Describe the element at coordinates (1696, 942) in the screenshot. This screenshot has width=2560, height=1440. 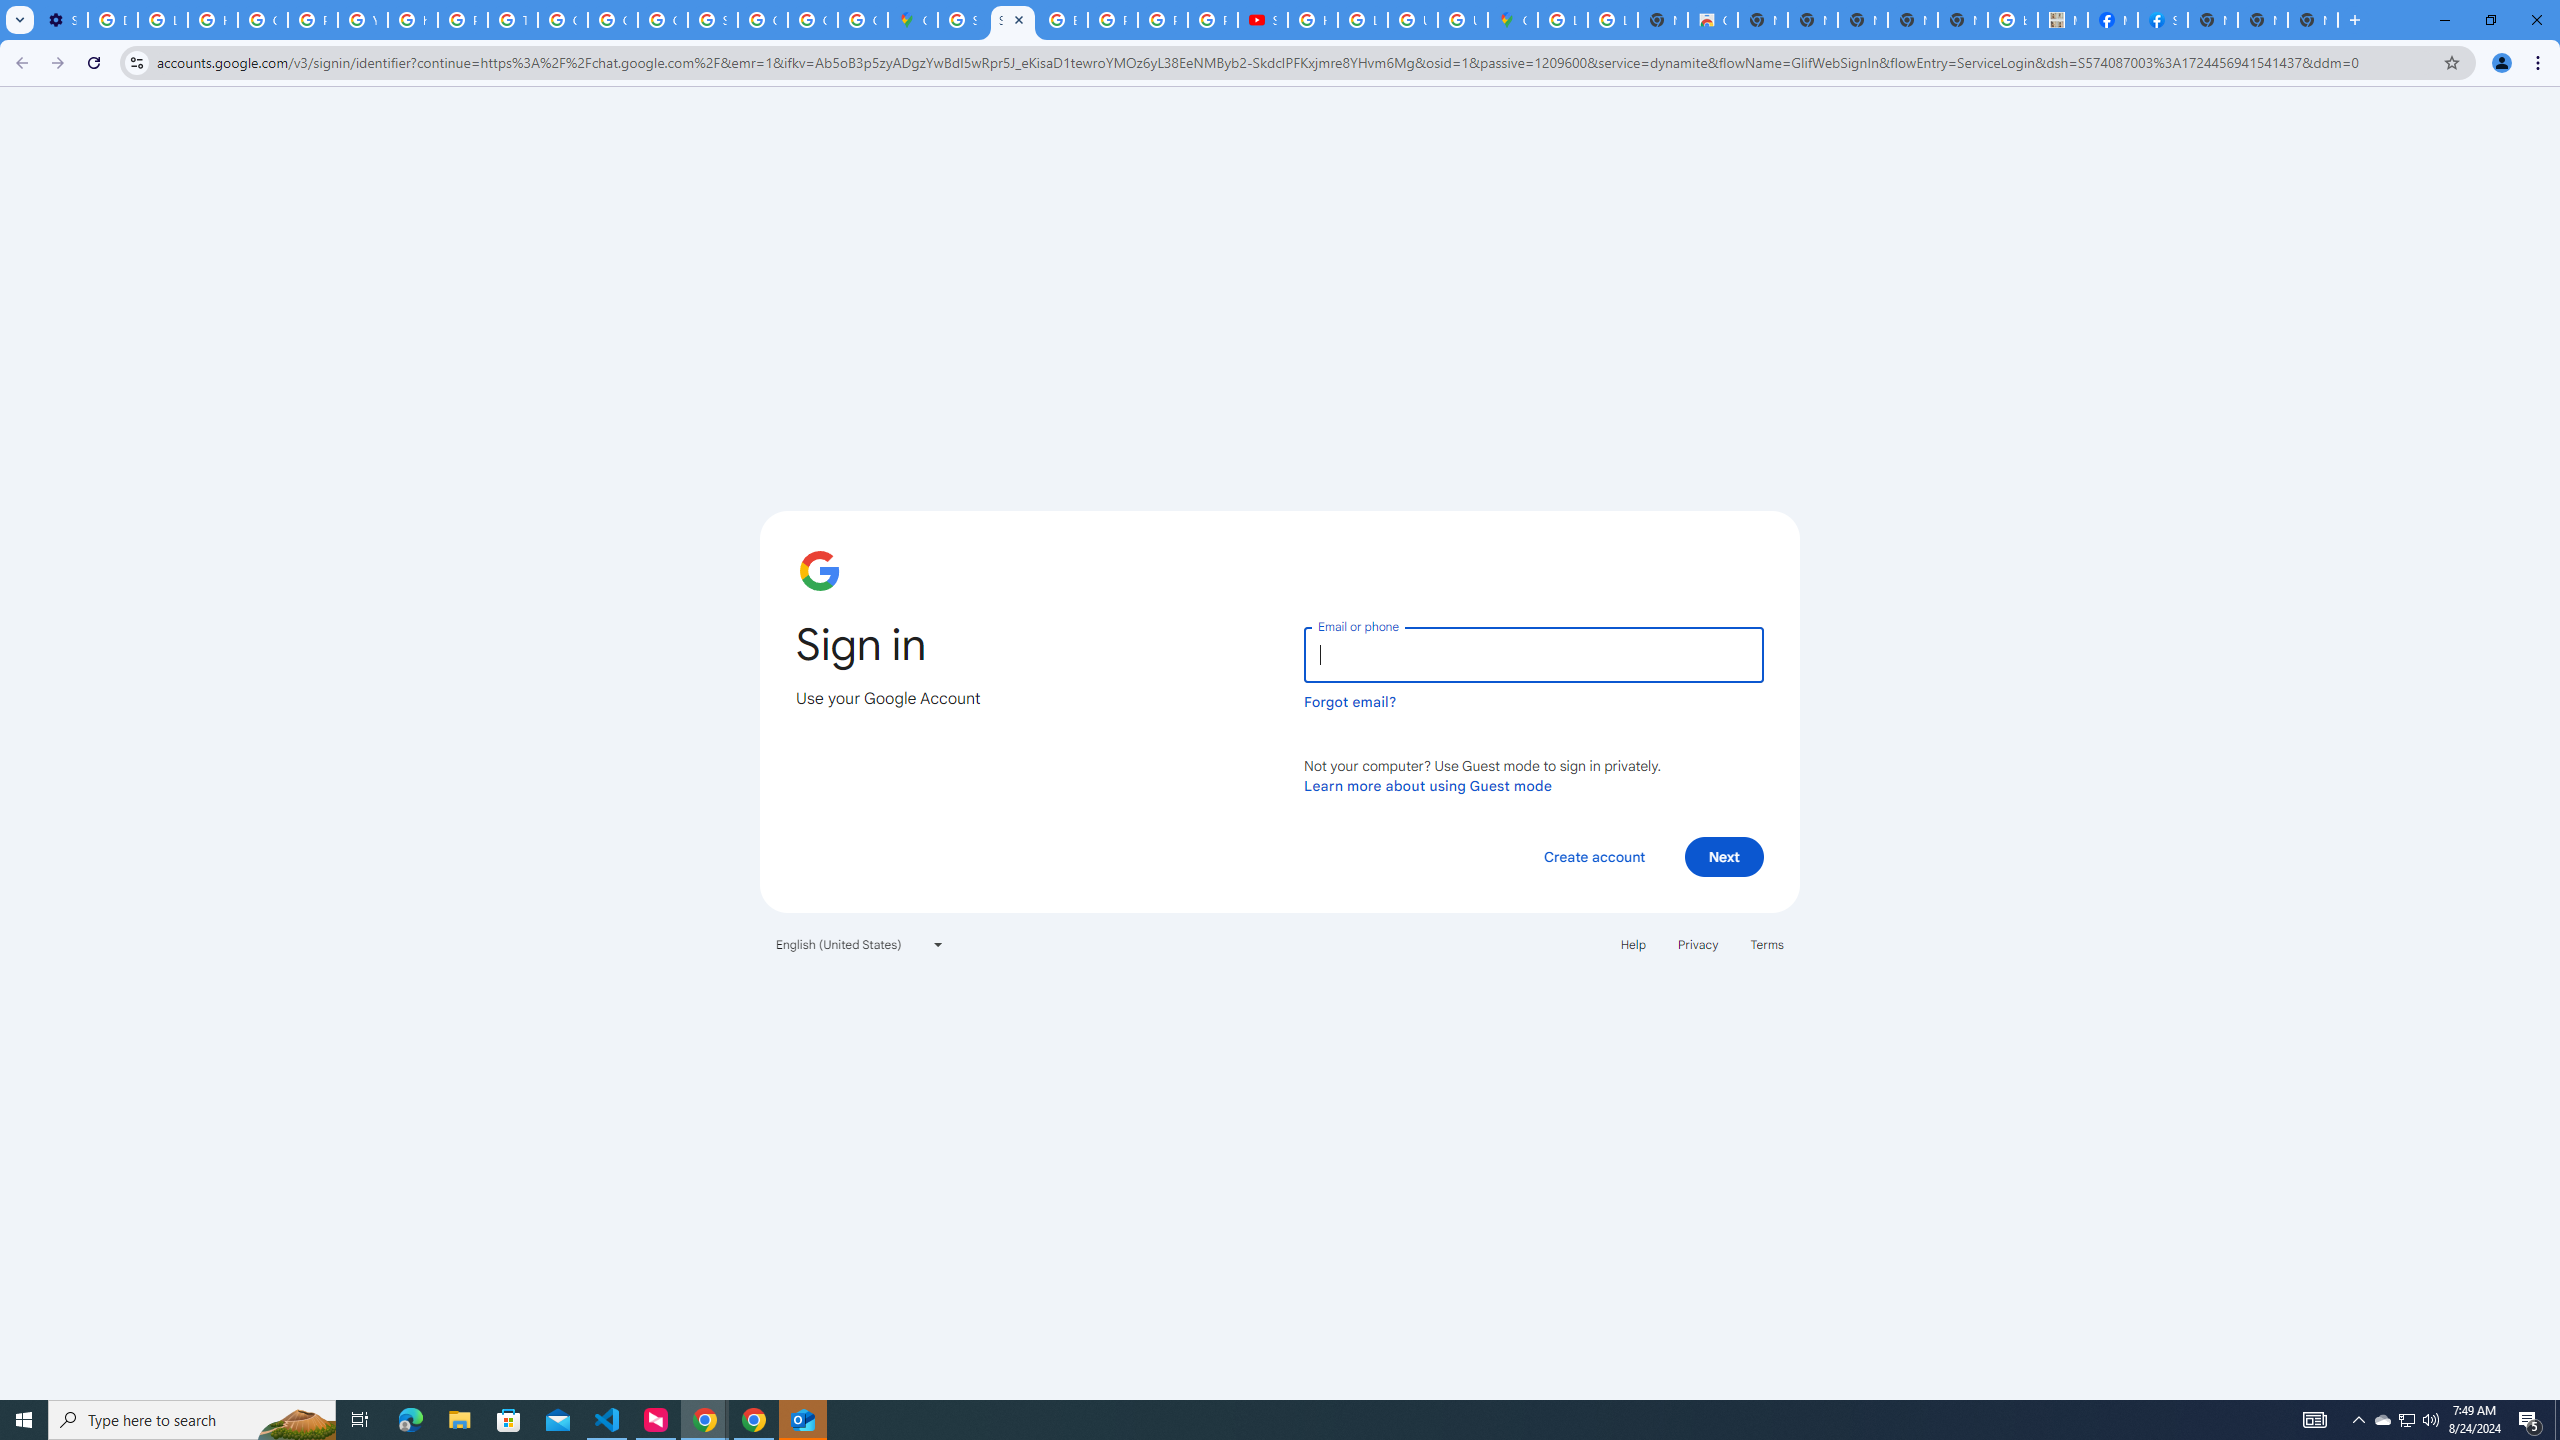
I see `'Privacy'` at that location.